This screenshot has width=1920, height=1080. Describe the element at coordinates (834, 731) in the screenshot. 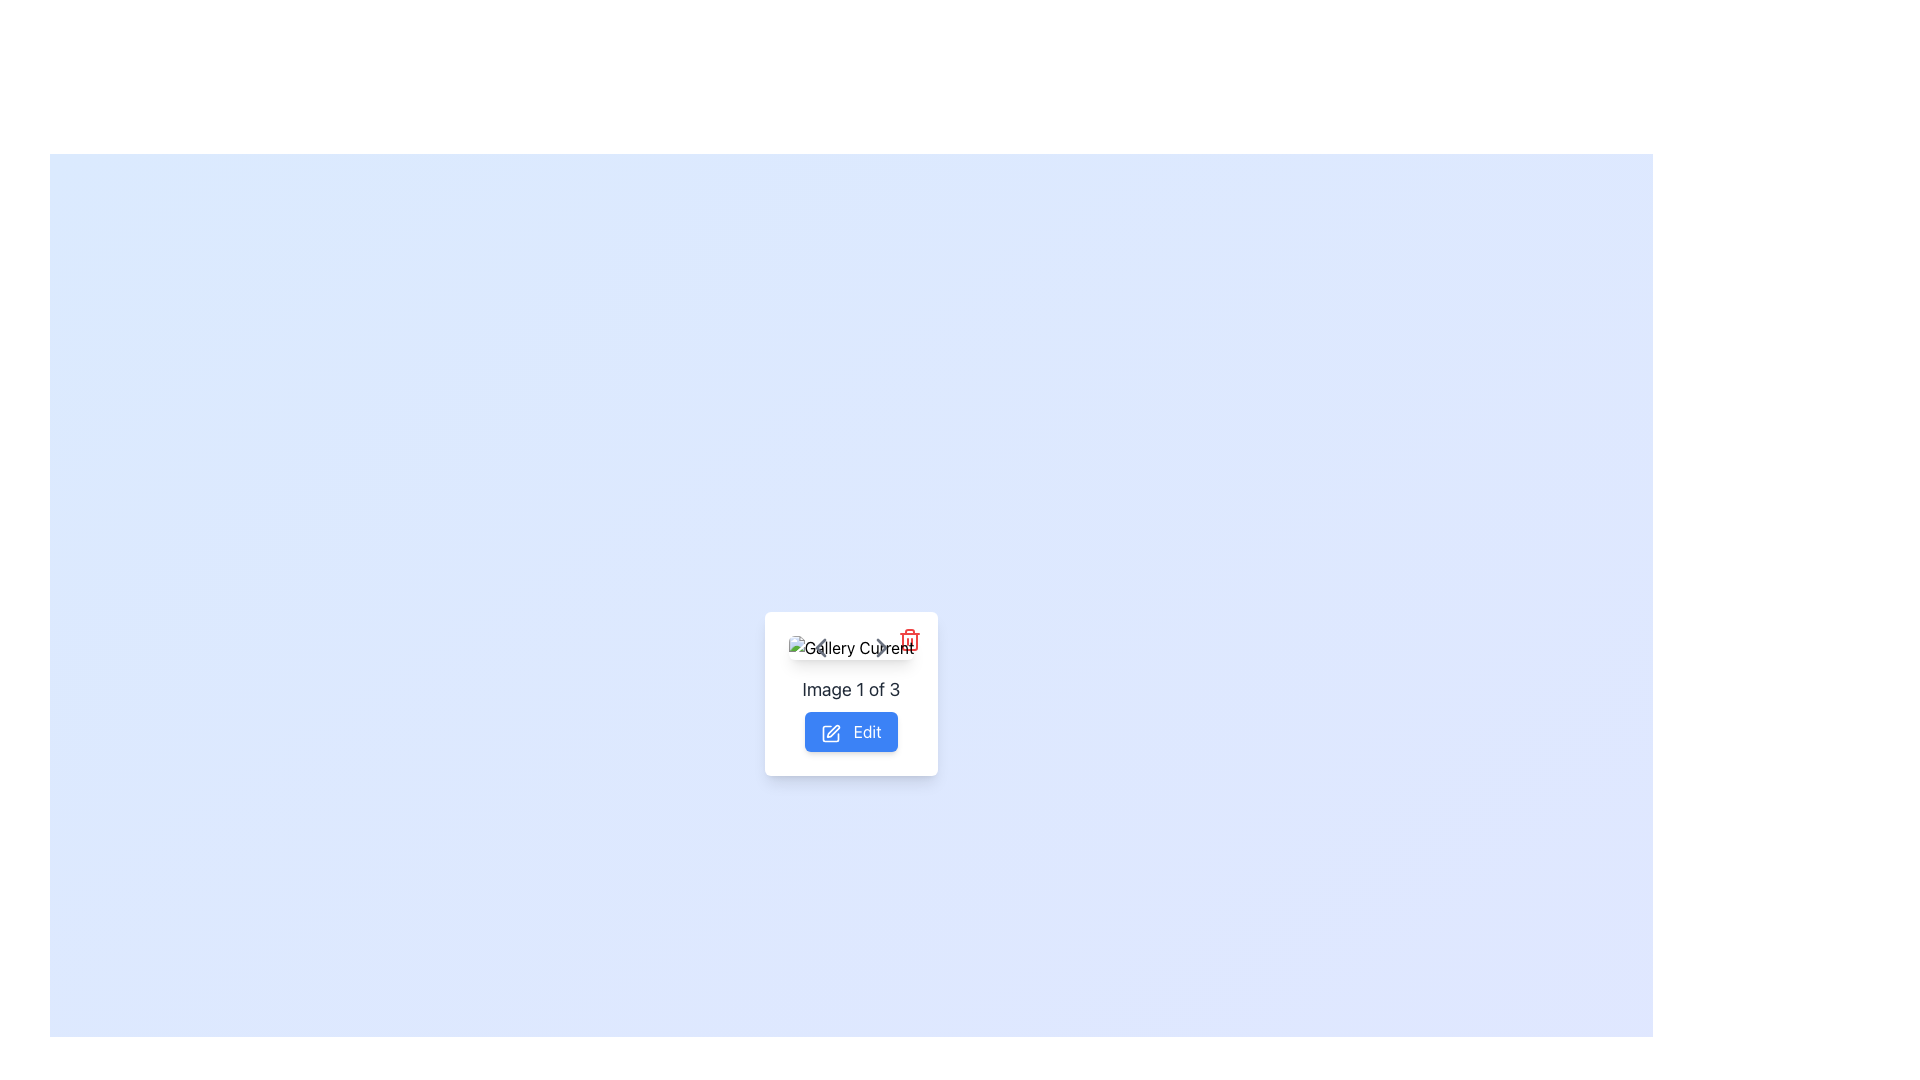

I see `the edit icon represented by a pen and square, located adjacent to the 'Gallery Current' heading, to initiate an edit action` at that location.